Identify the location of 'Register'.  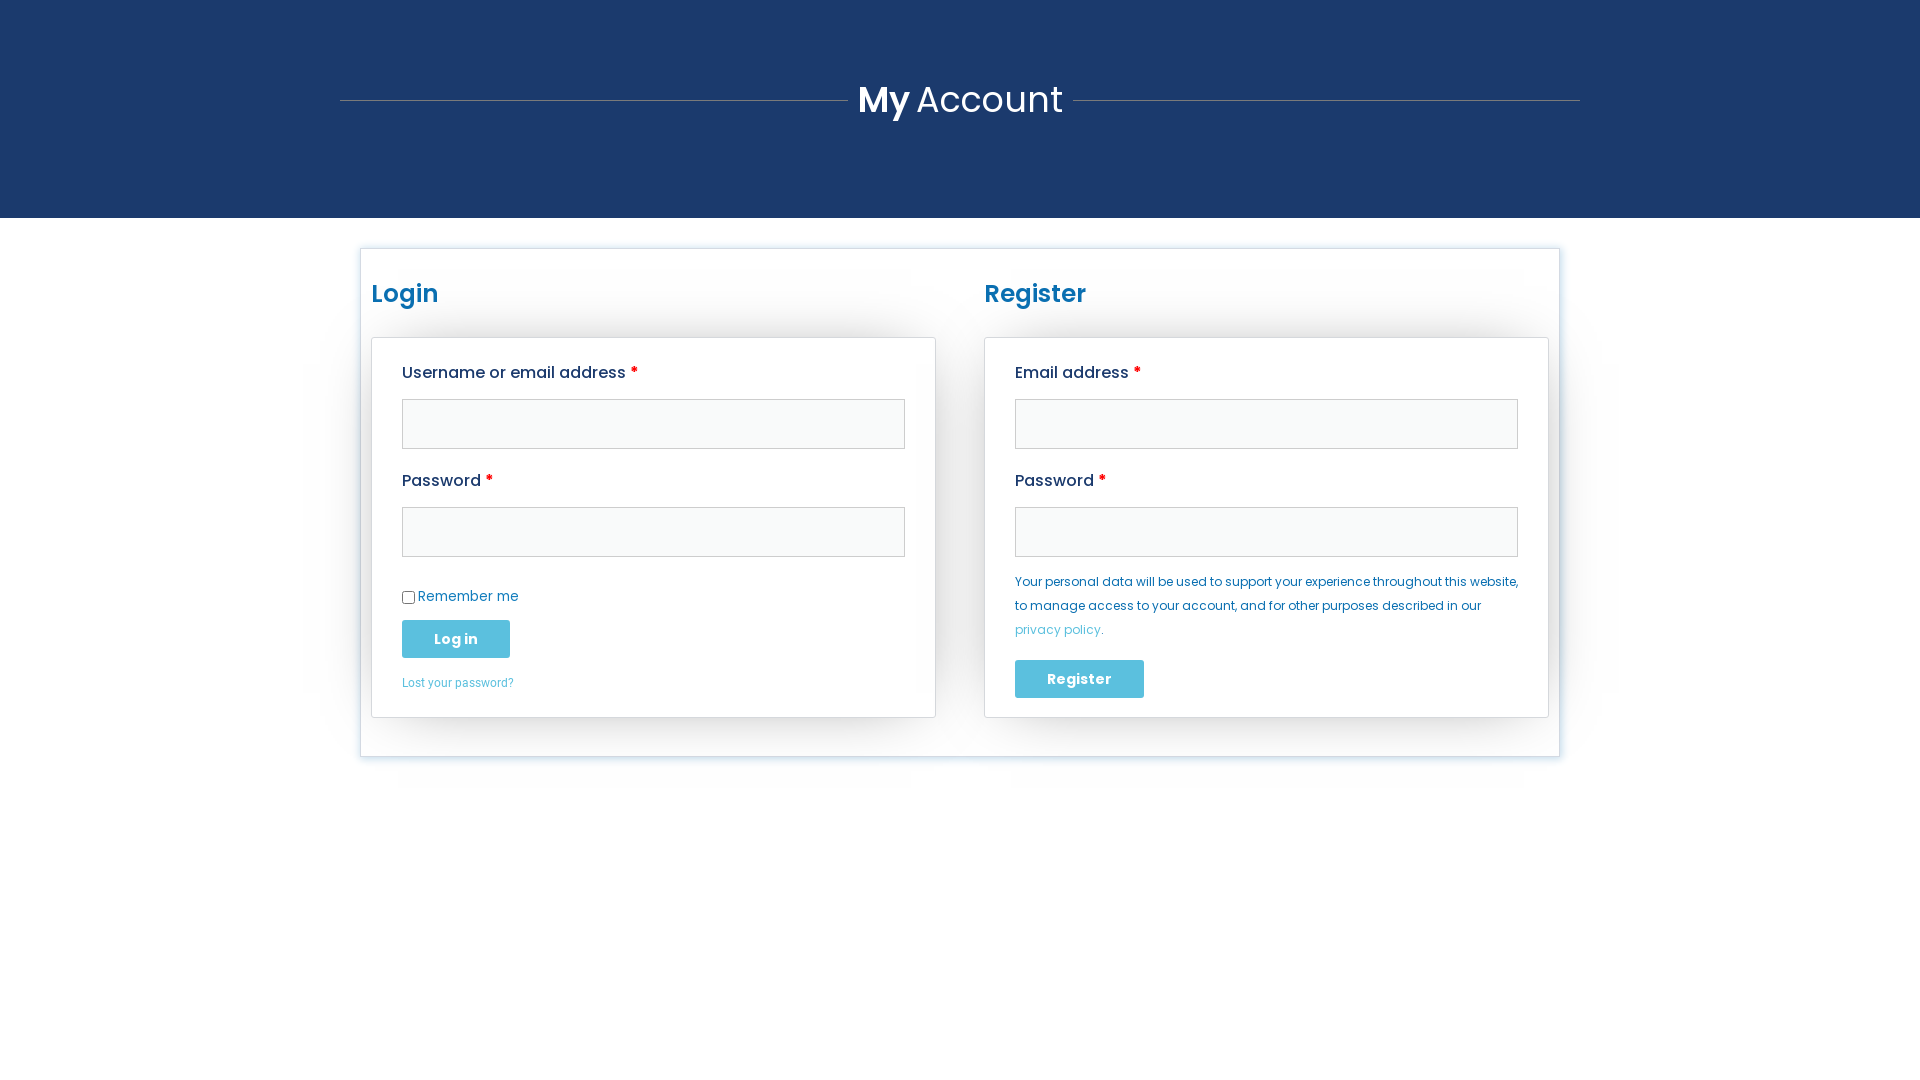
(1078, 677).